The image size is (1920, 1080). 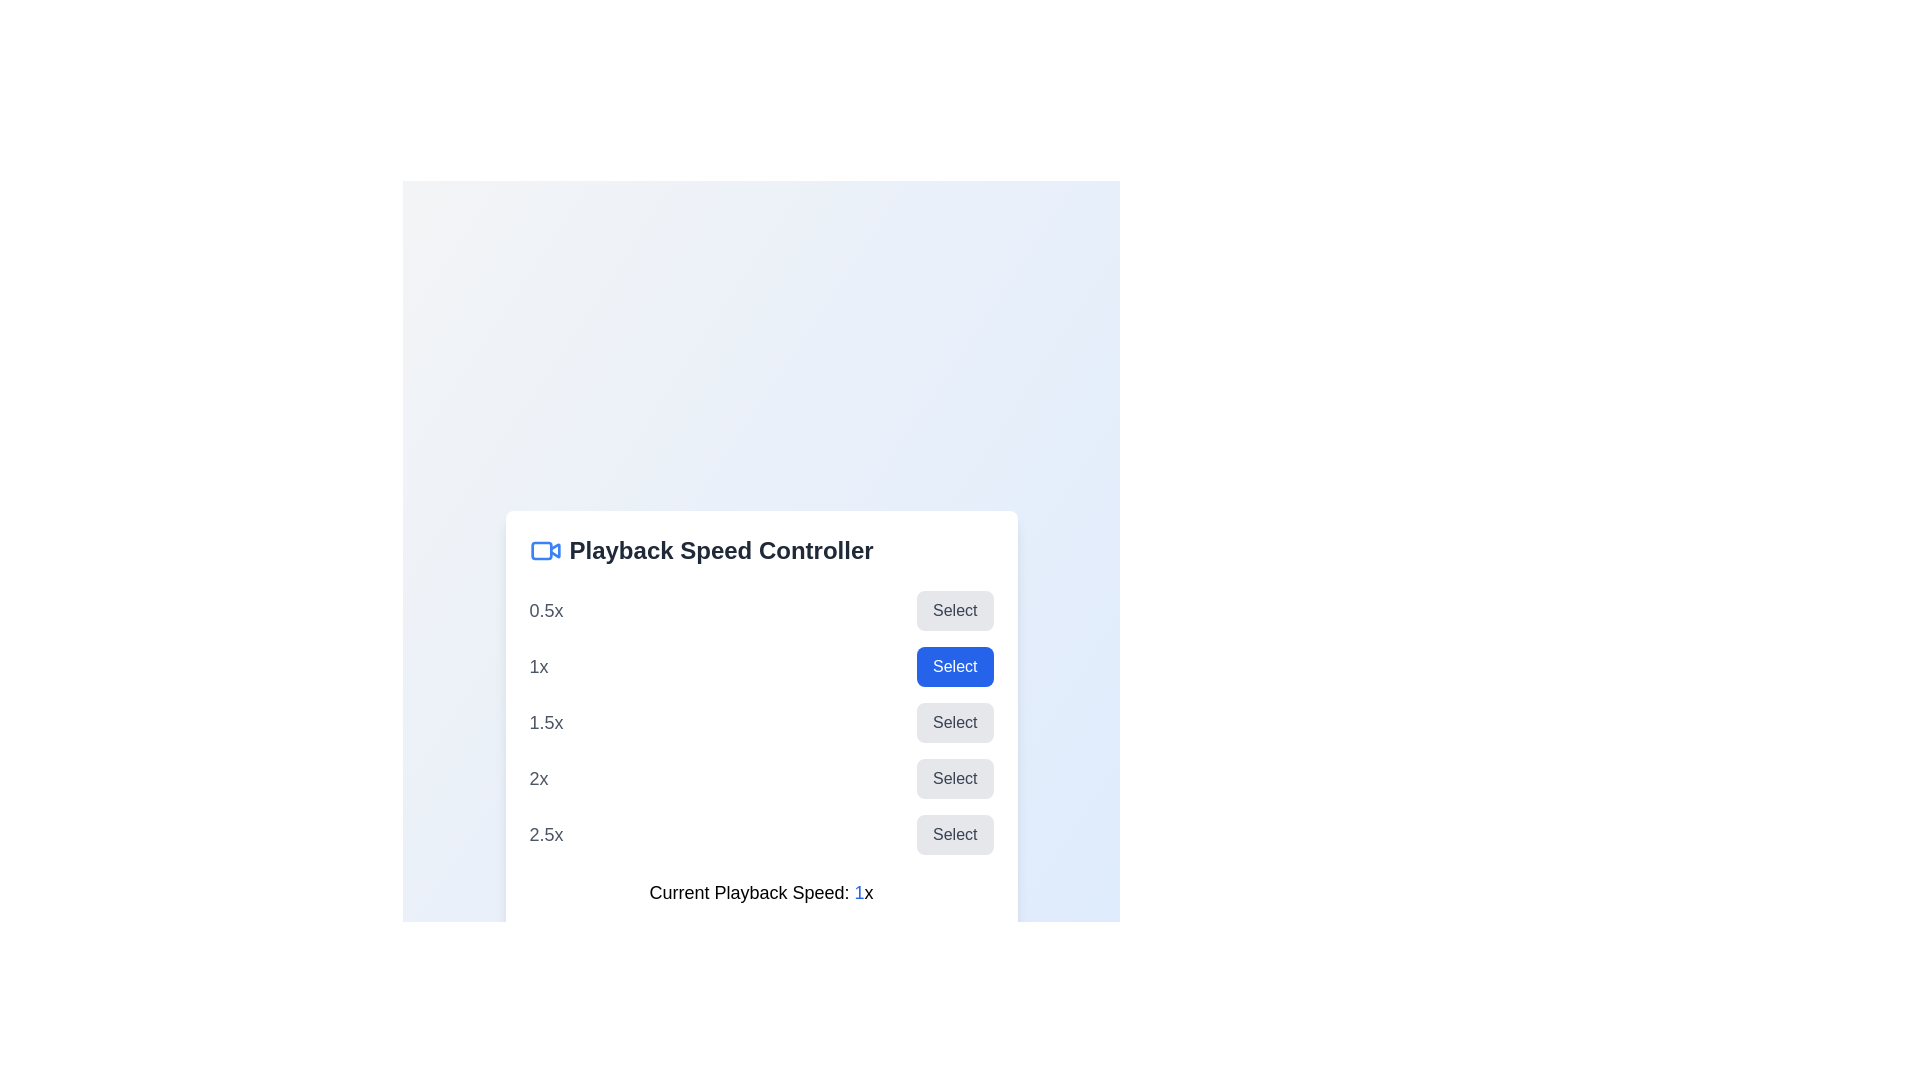 What do you see at coordinates (954, 834) in the screenshot?
I see `the rightmost button in the vertical list` at bounding box center [954, 834].